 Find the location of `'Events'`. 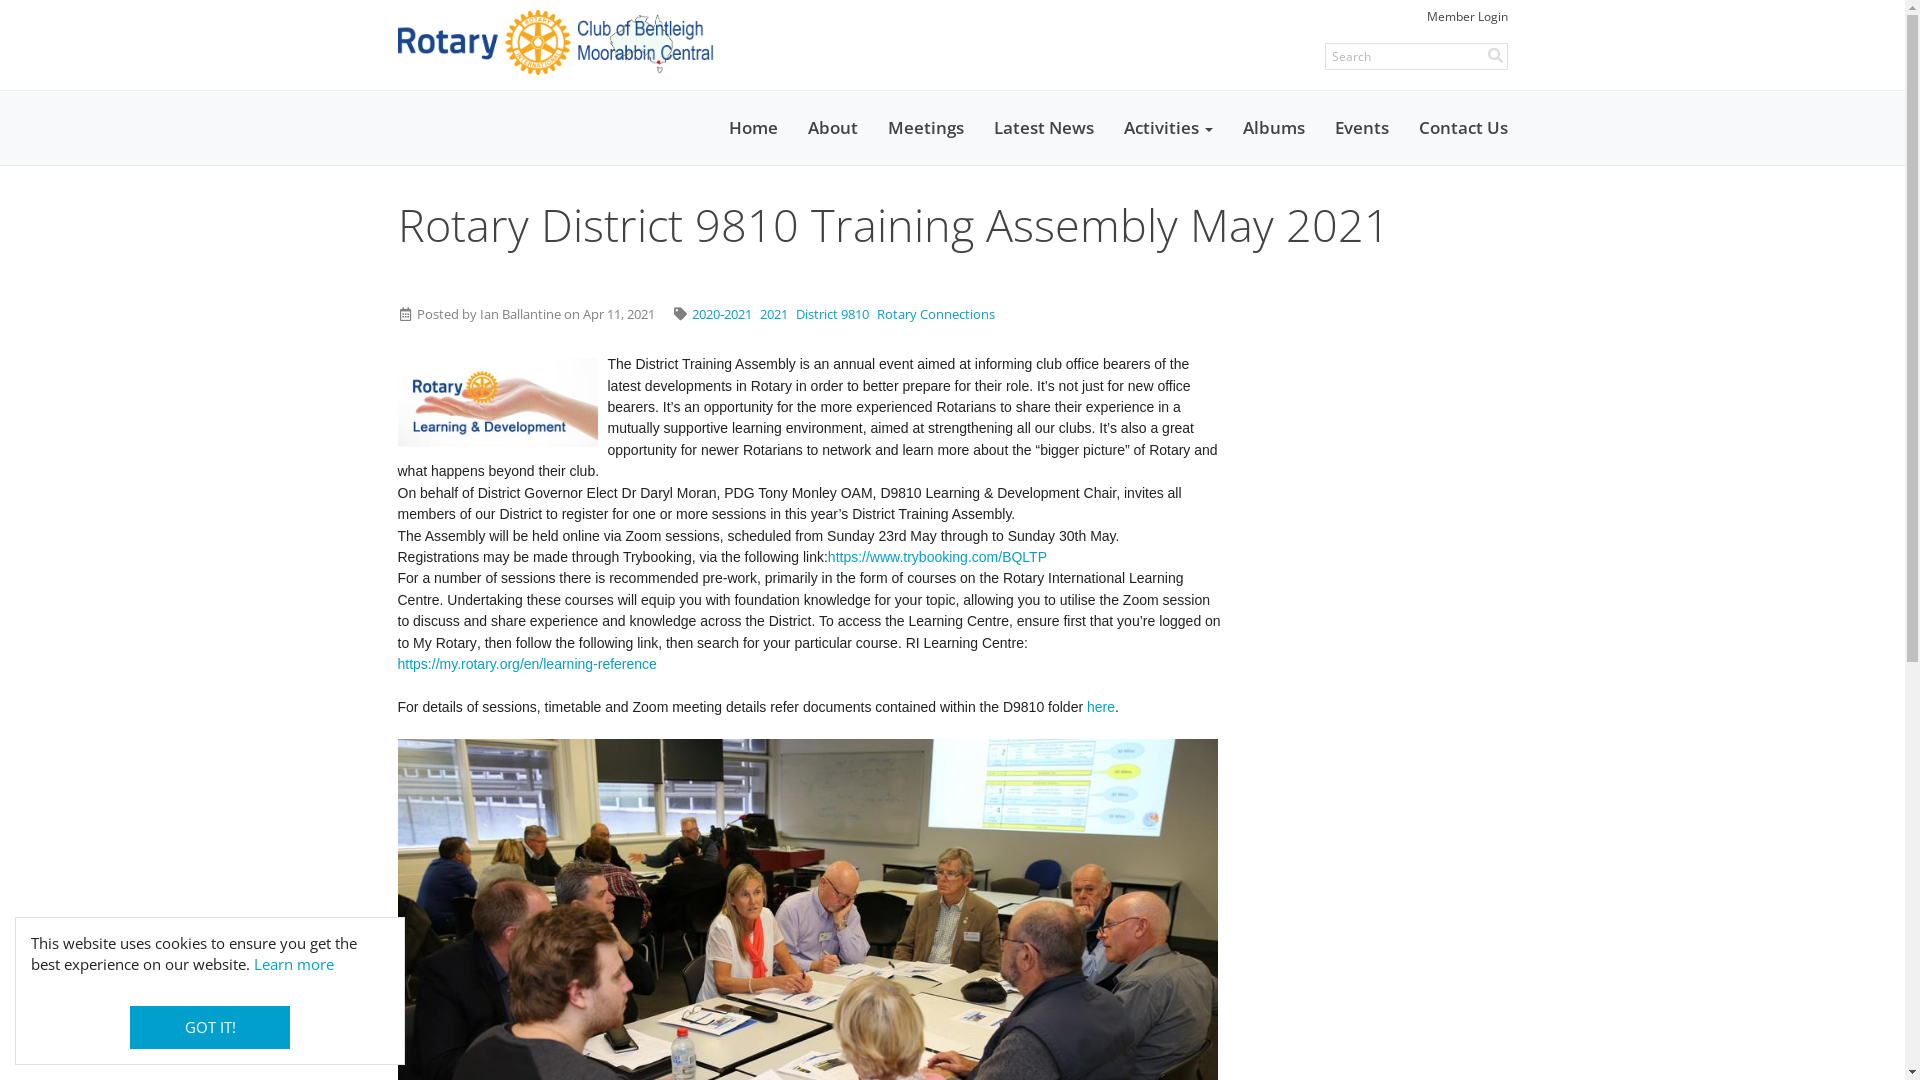

'Events' is located at coordinates (1361, 127).